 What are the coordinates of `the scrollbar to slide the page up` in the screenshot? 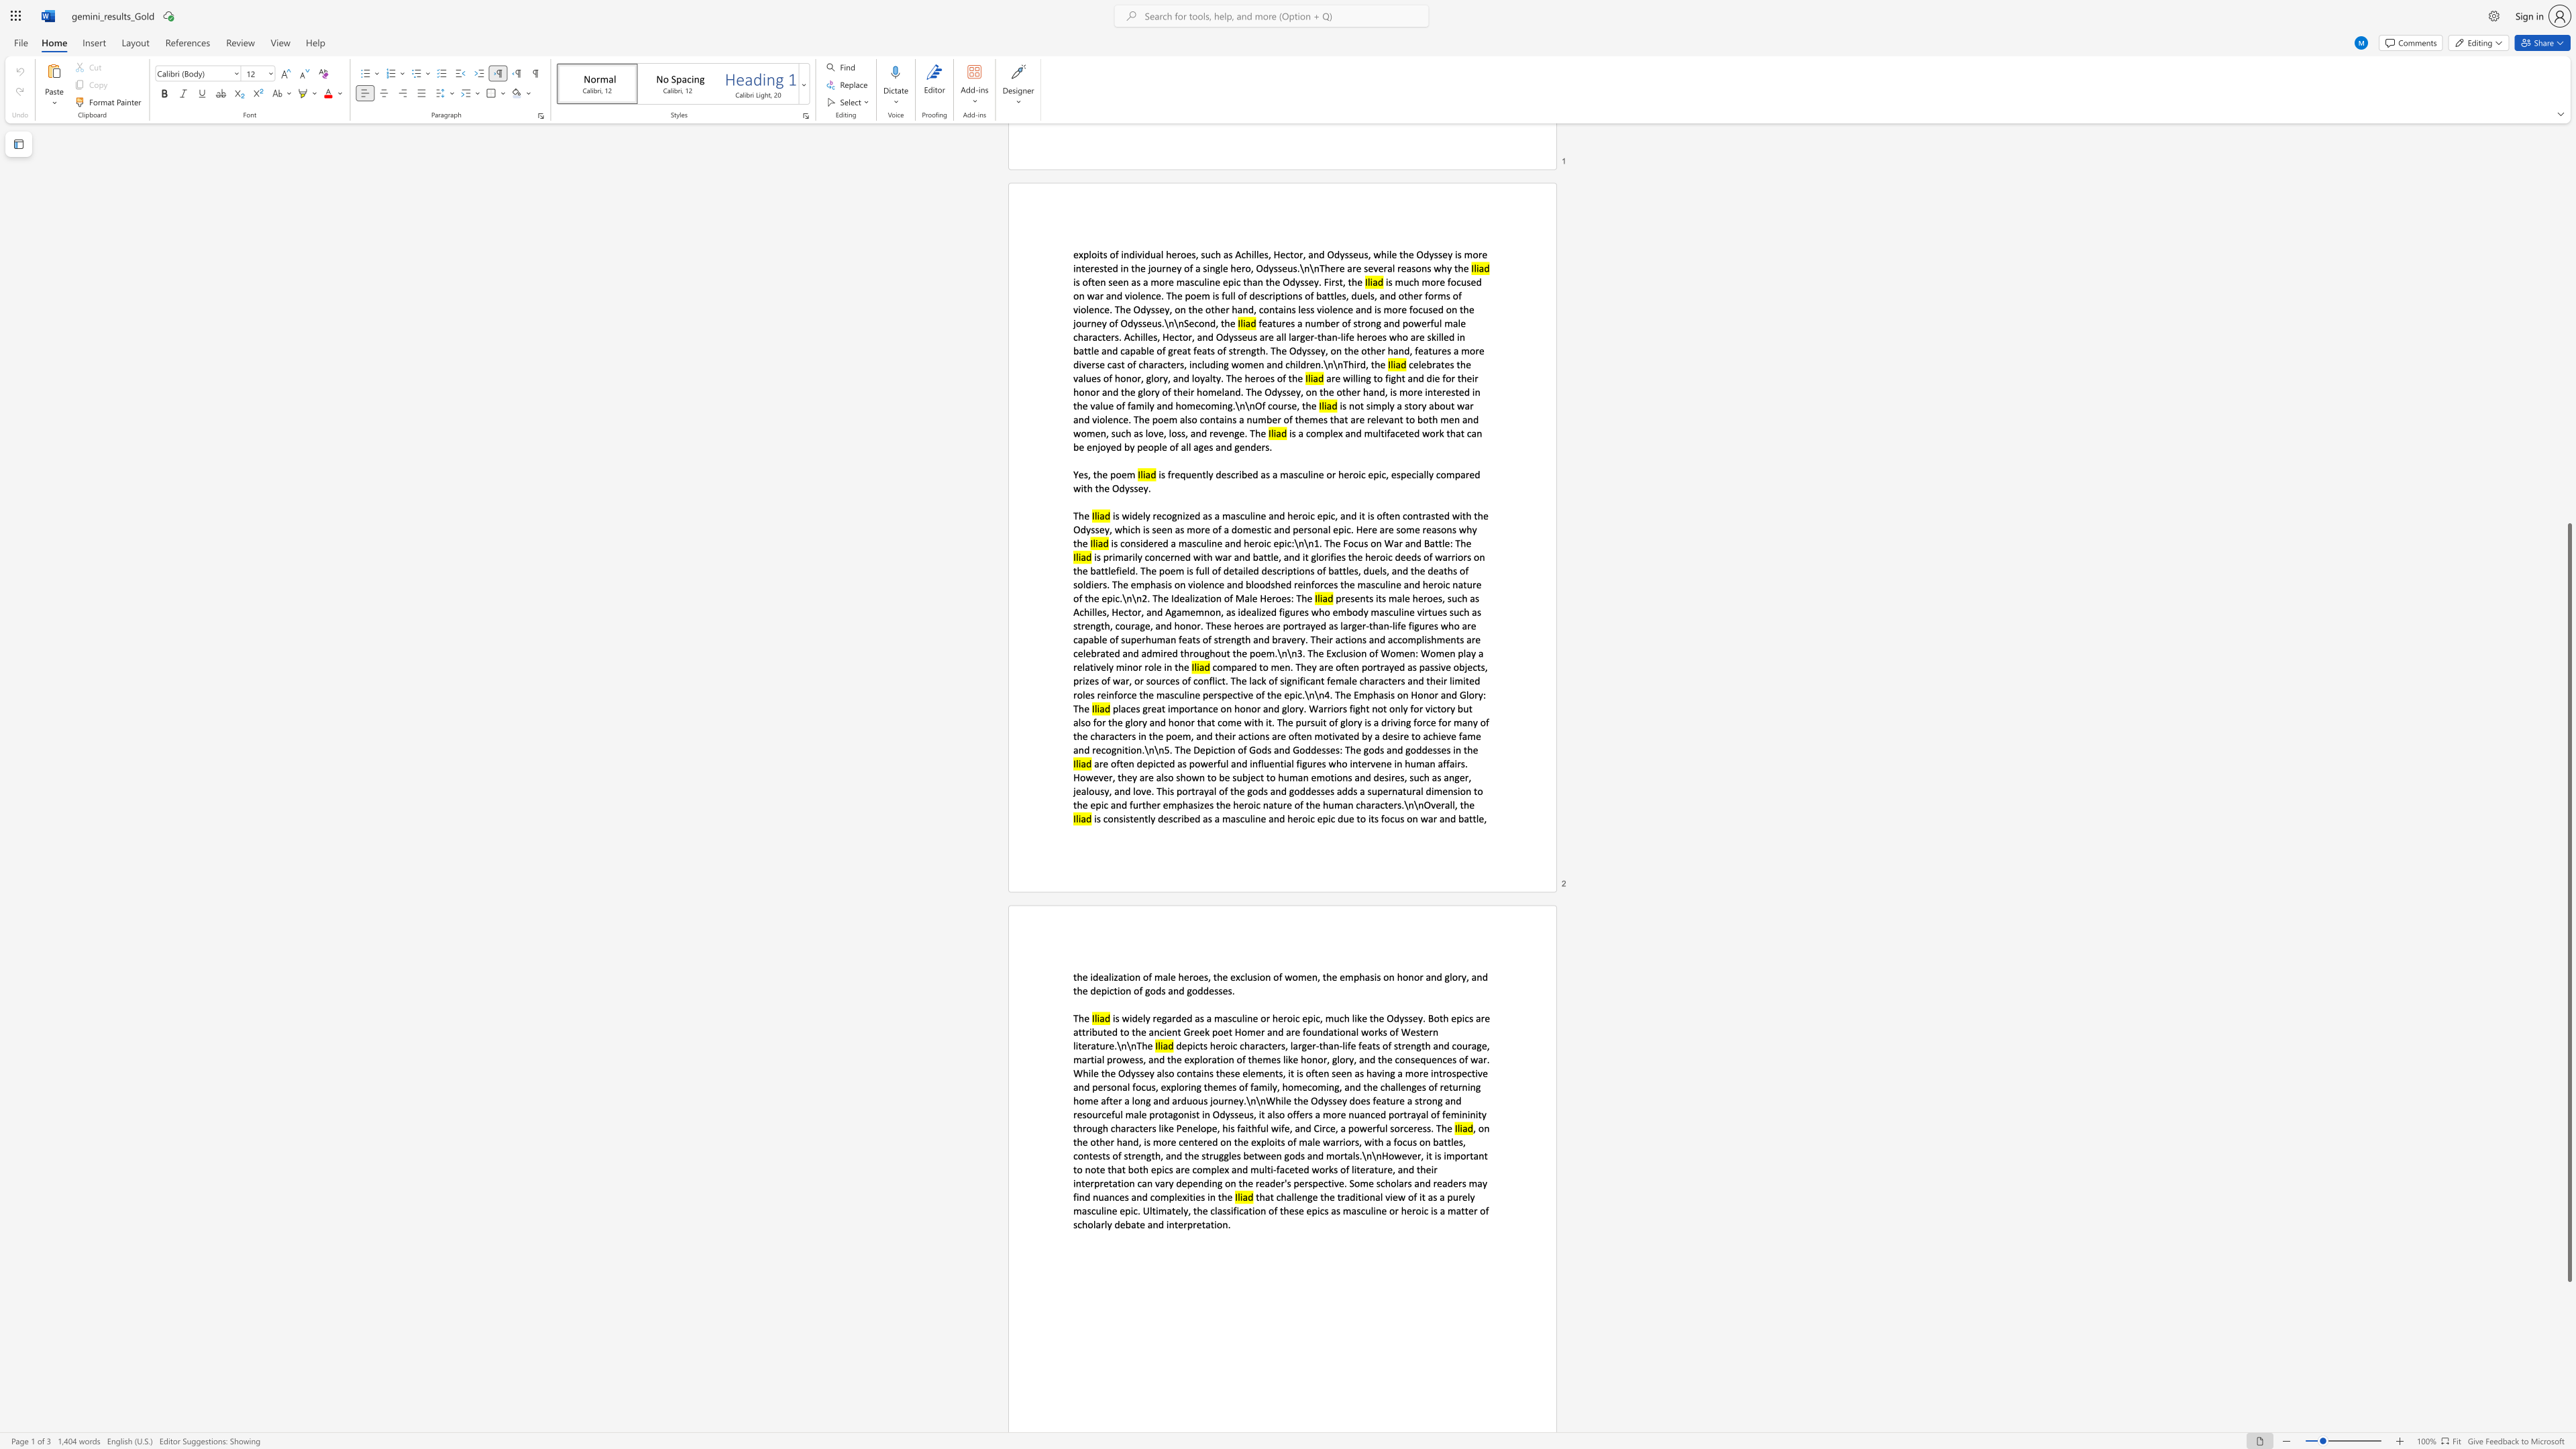 It's located at (2568, 462).